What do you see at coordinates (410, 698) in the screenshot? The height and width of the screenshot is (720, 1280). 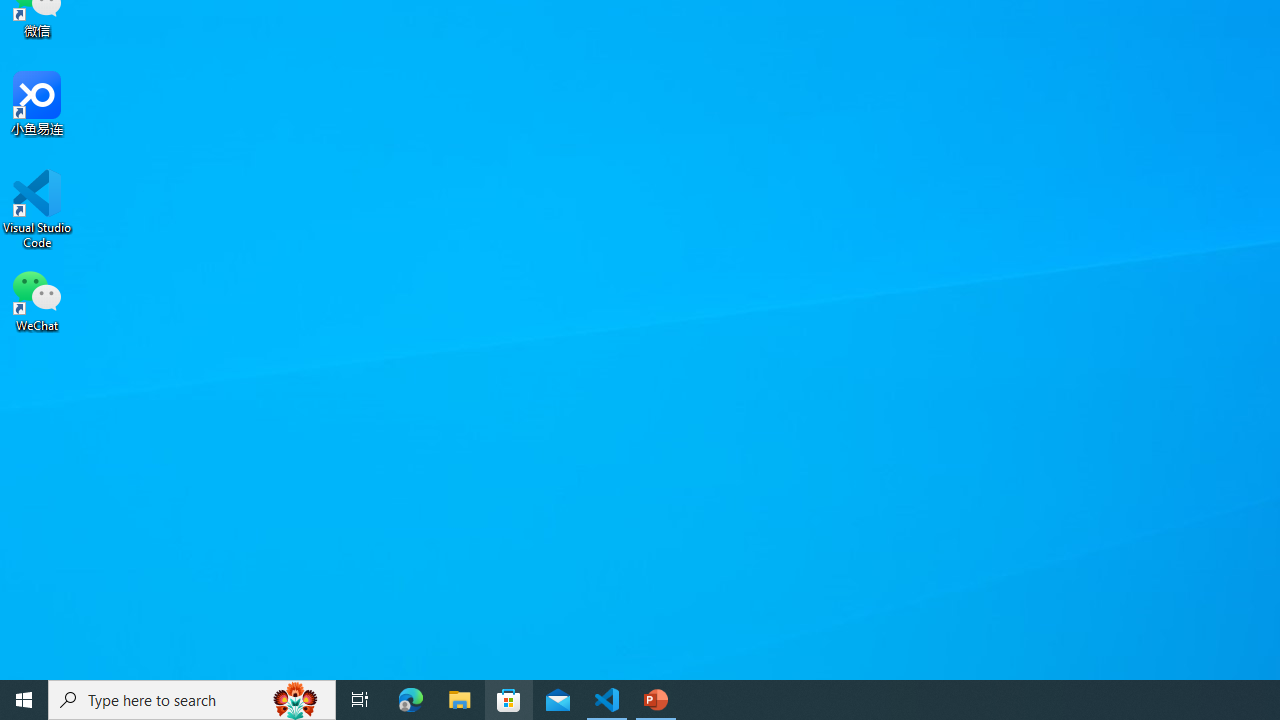 I see `'Microsoft Edge'` at bounding box center [410, 698].